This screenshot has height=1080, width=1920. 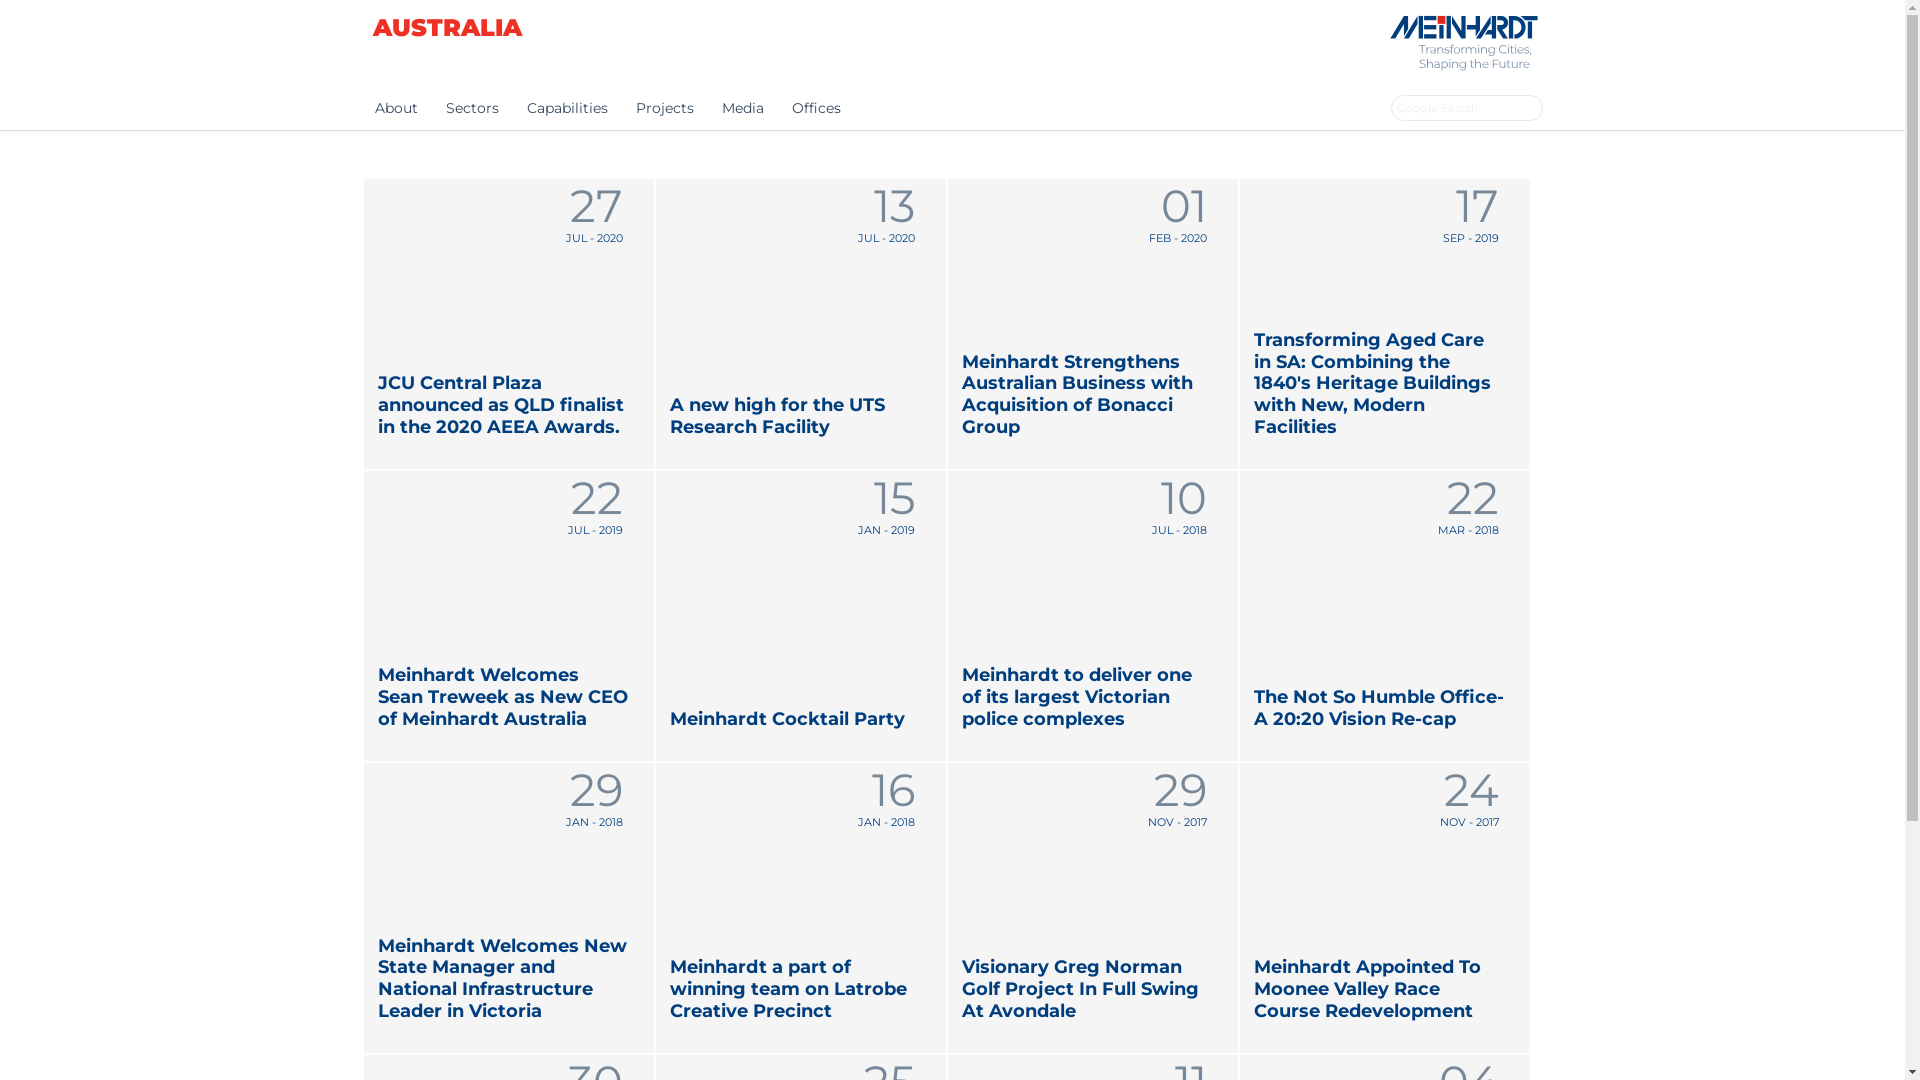 What do you see at coordinates (742, 108) in the screenshot?
I see `'Media'` at bounding box center [742, 108].